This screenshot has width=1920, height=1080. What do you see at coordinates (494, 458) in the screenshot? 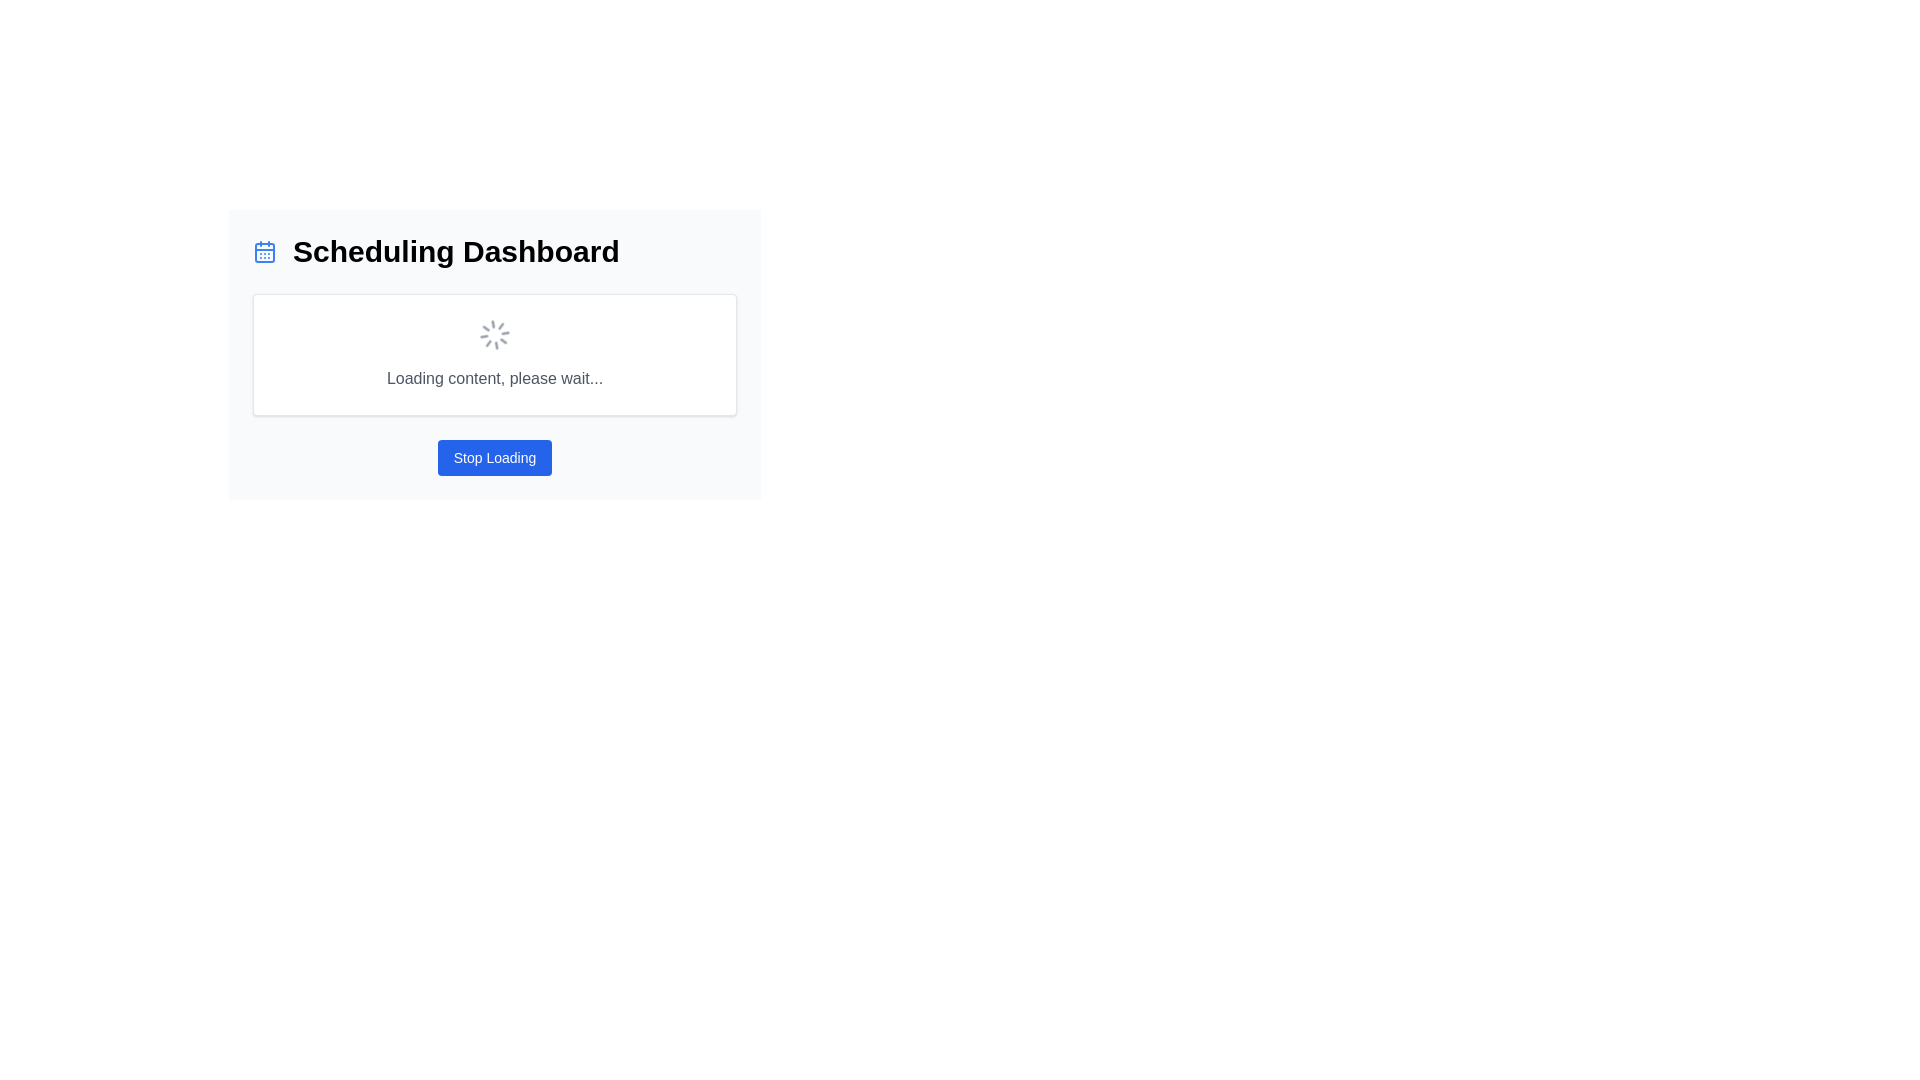
I see `the interrupt button located at the bottom of the 'Scheduling Dashboard' section to observe the hover effect` at bounding box center [494, 458].